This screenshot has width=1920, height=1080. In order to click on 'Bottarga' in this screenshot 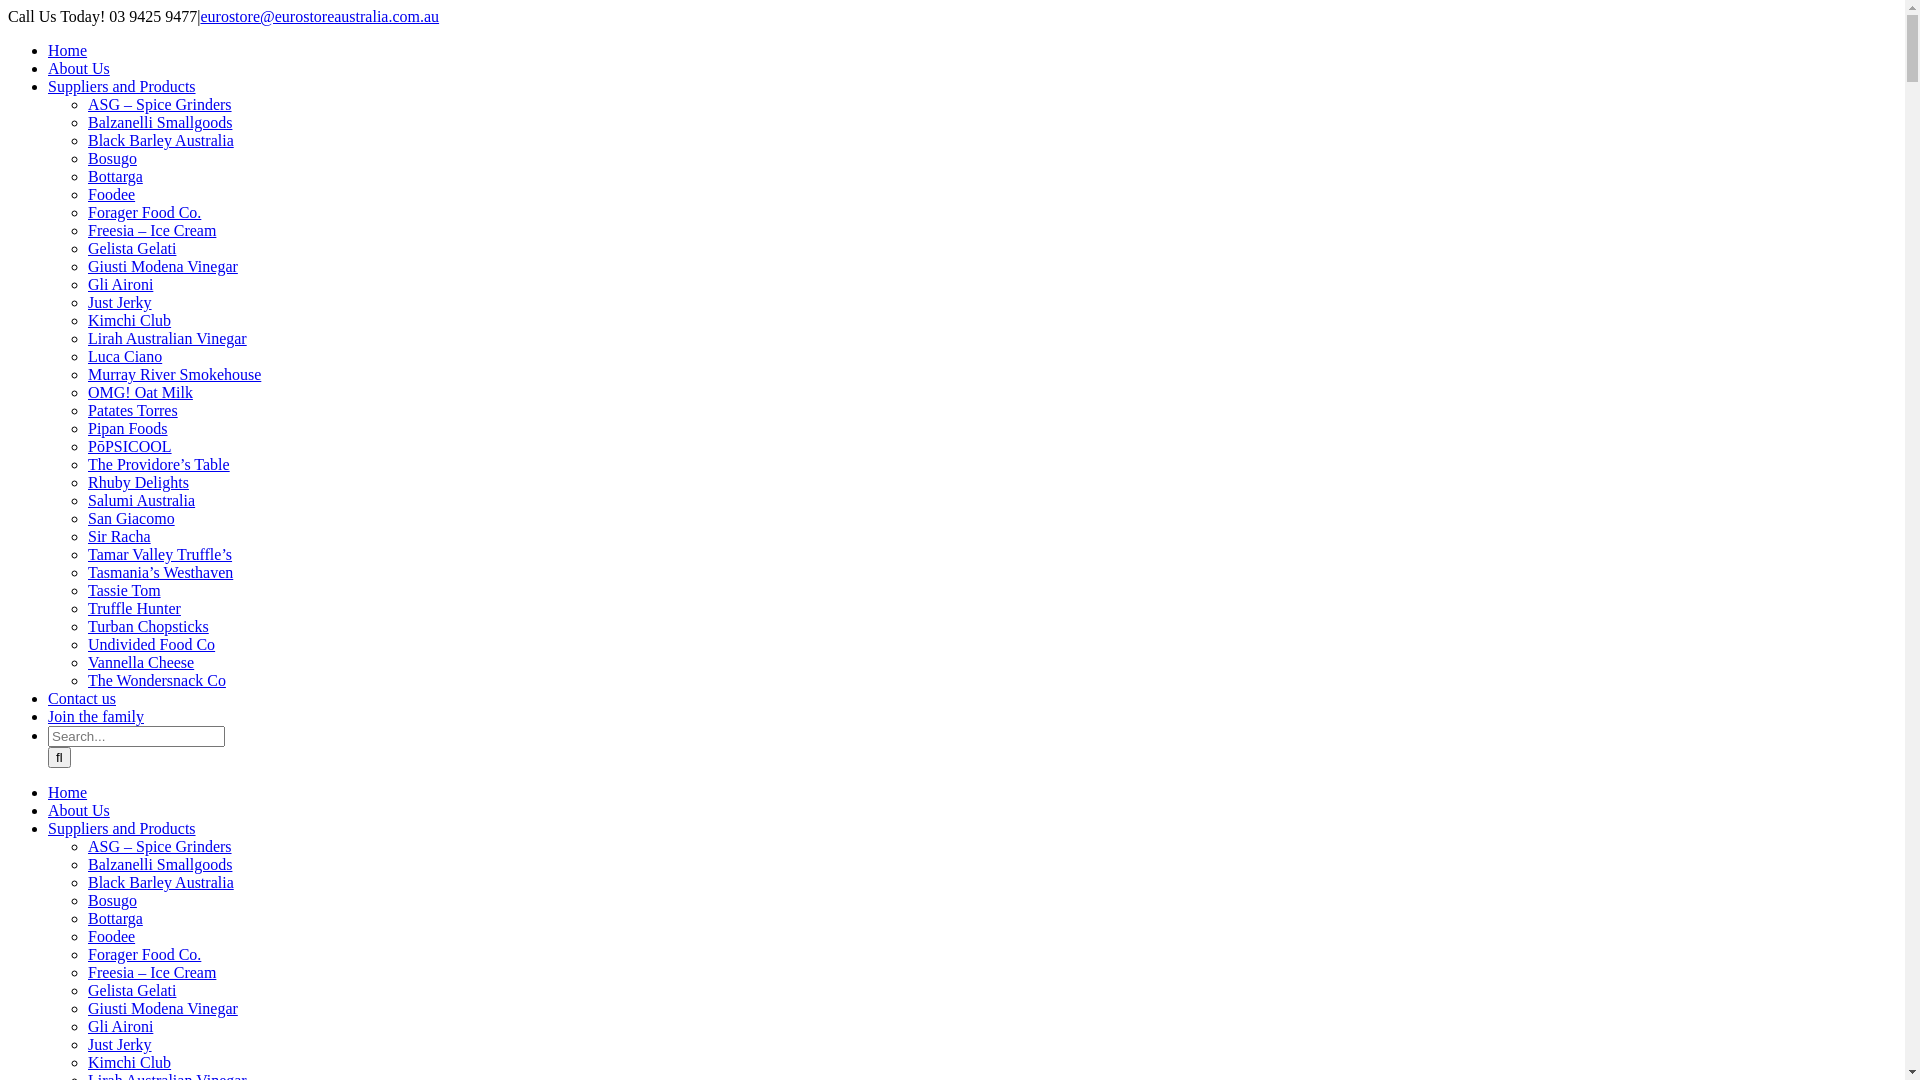, I will do `click(86, 175)`.